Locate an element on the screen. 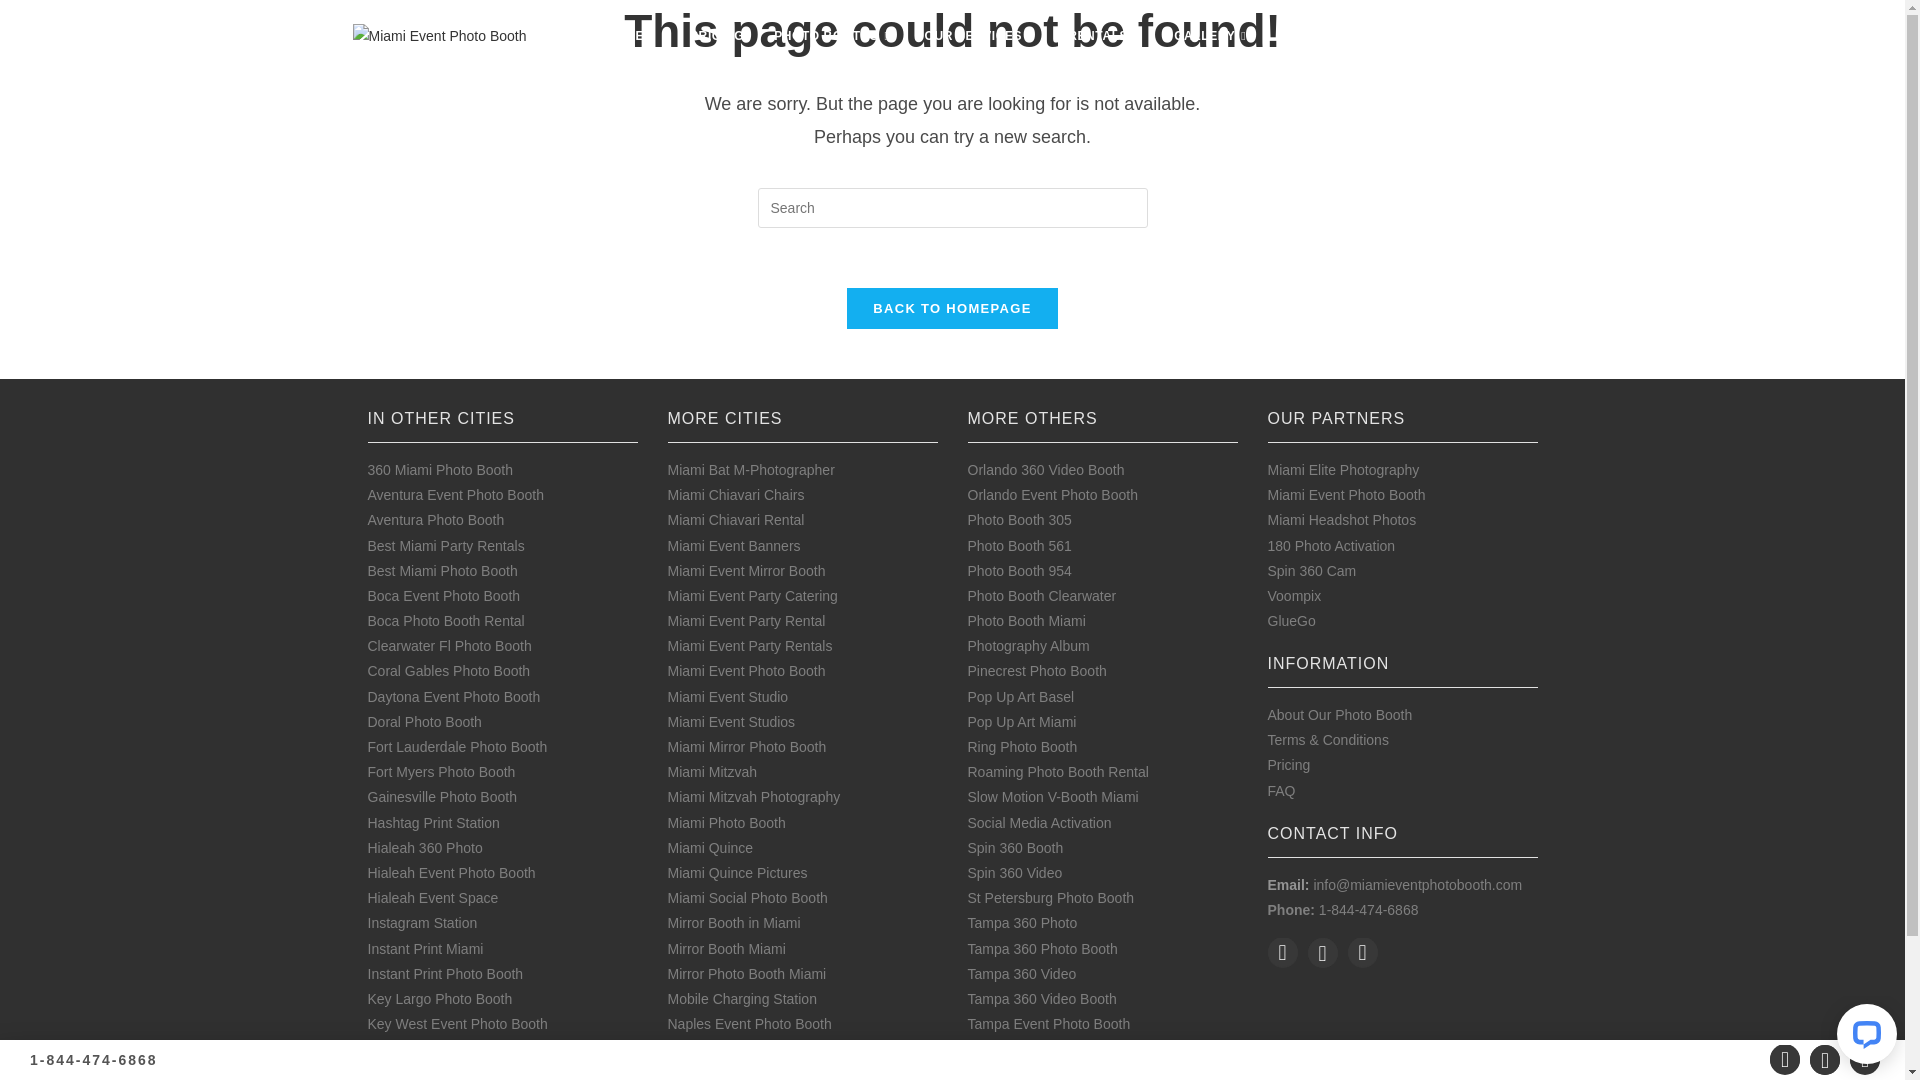 This screenshot has width=1920, height=1080. 'Miami Mirror Photo Booth' is located at coordinates (746, 747).